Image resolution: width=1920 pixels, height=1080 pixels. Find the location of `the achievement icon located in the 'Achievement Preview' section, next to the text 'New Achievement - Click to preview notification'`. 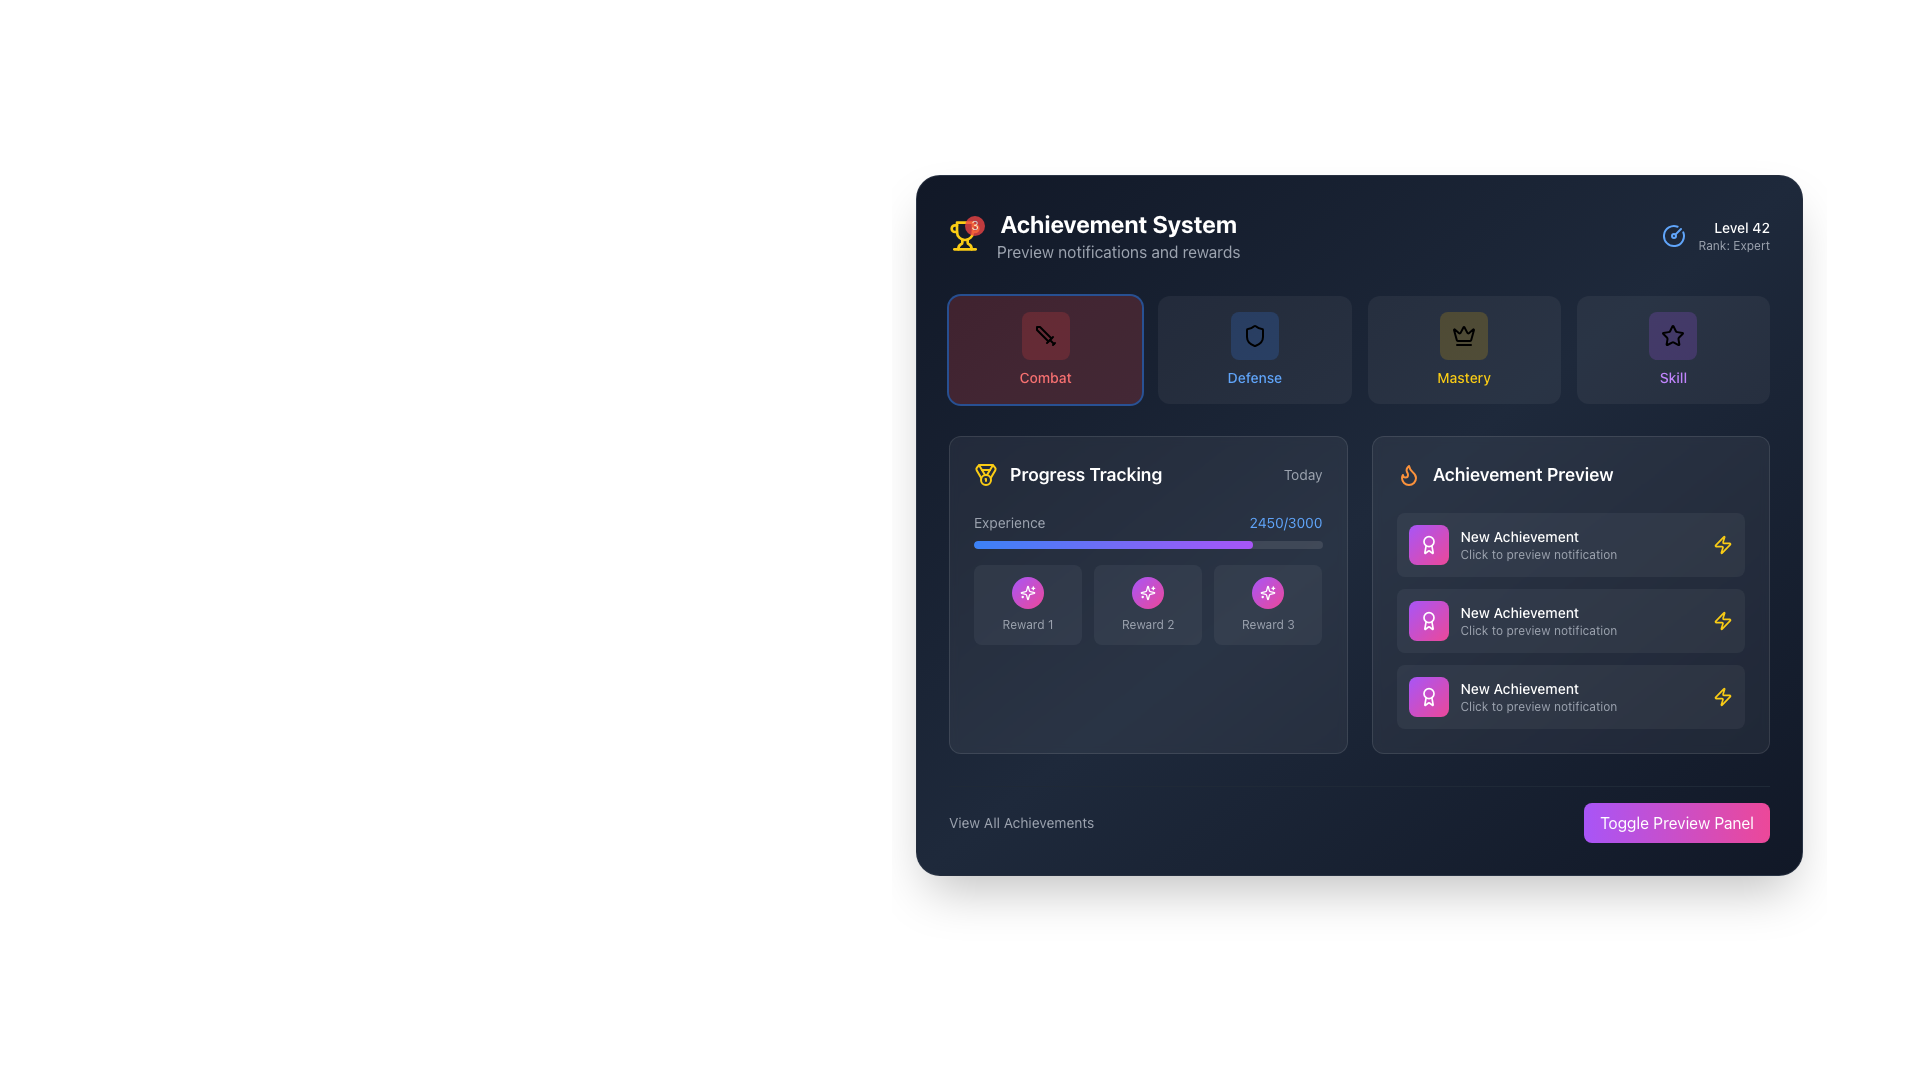

the achievement icon located in the 'Achievement Preview' section, next to the text 'New Achievement - Click to preview notification' is located at coordinates (1722, 696).